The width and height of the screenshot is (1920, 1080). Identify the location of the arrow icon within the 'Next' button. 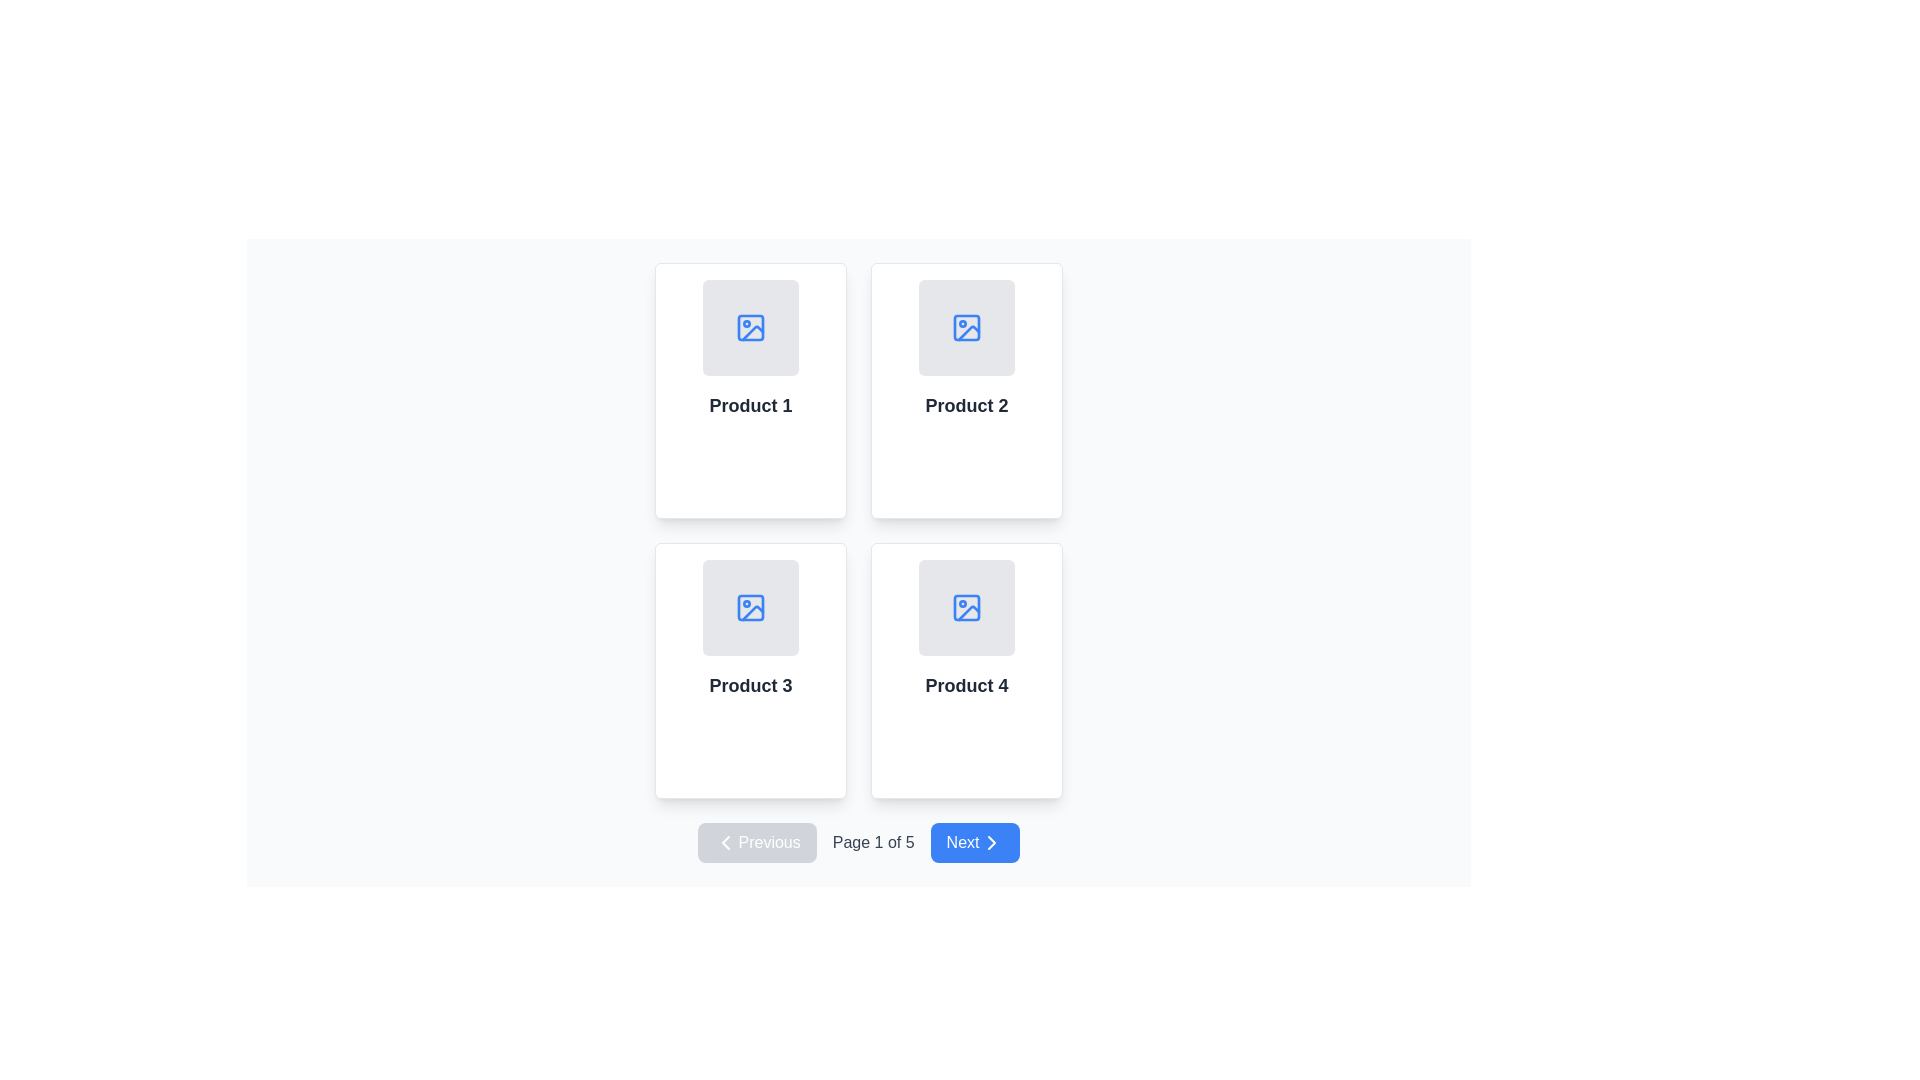
(991, 843).